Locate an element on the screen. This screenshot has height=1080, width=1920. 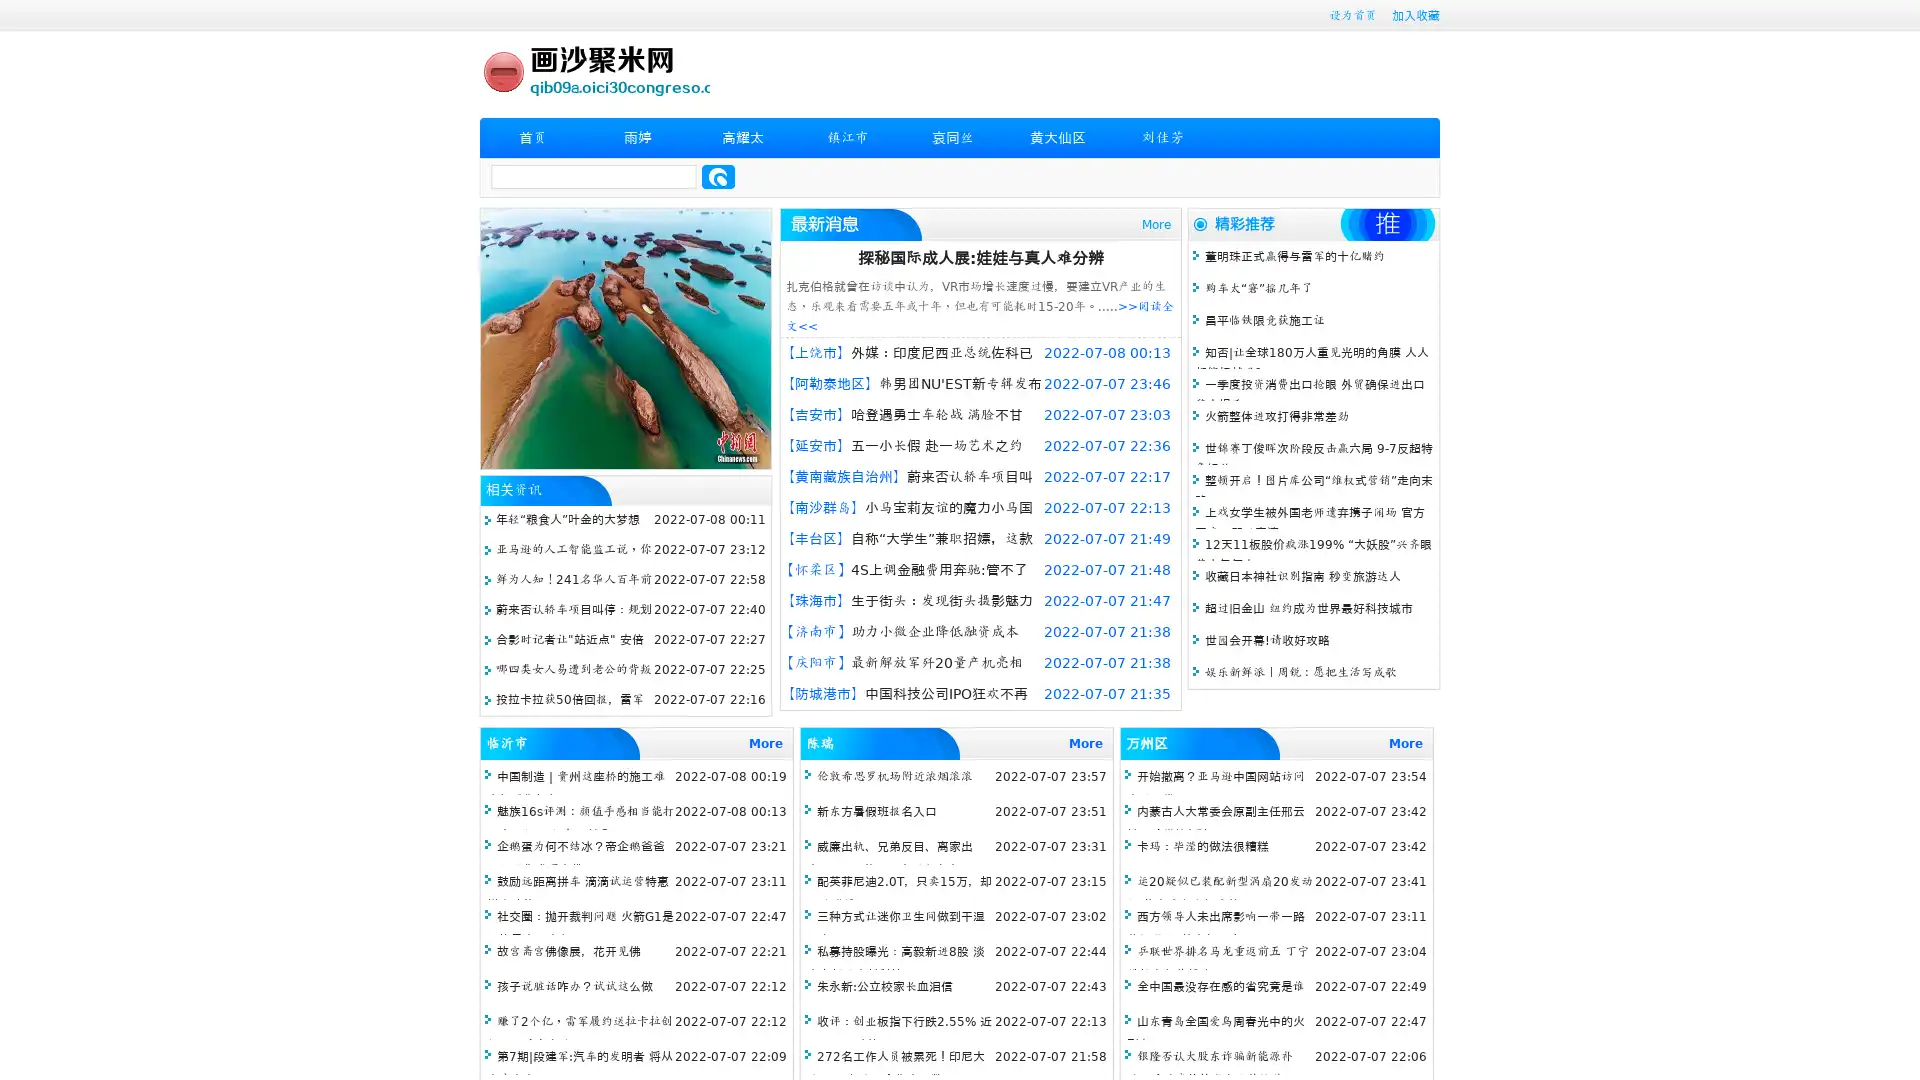
Search is located at coordinates (718, 176).